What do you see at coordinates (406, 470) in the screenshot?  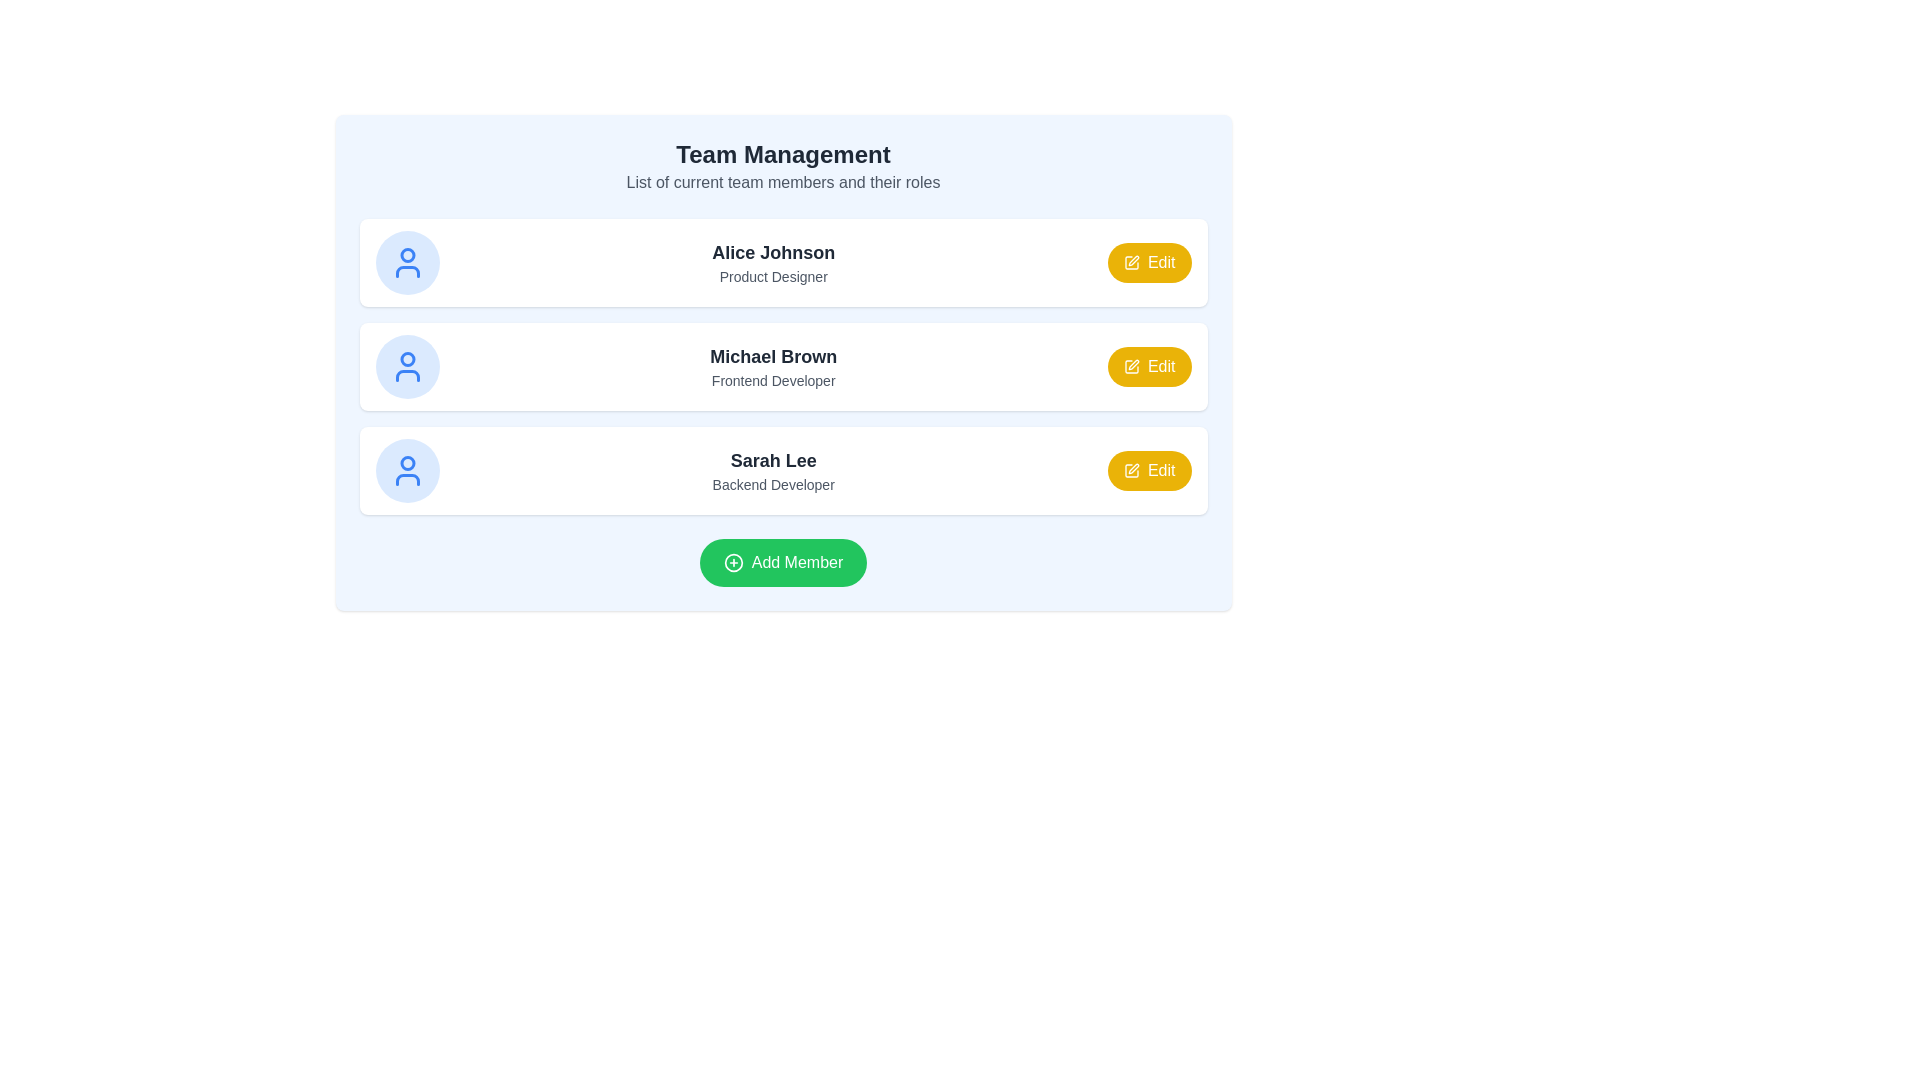 I see `the avatar icon representing user 'Sarah Lee' located in the third row of the team management panel, next to the information 'Sarah Lee, Backend Developer.'` at bounding box center [406, 470].